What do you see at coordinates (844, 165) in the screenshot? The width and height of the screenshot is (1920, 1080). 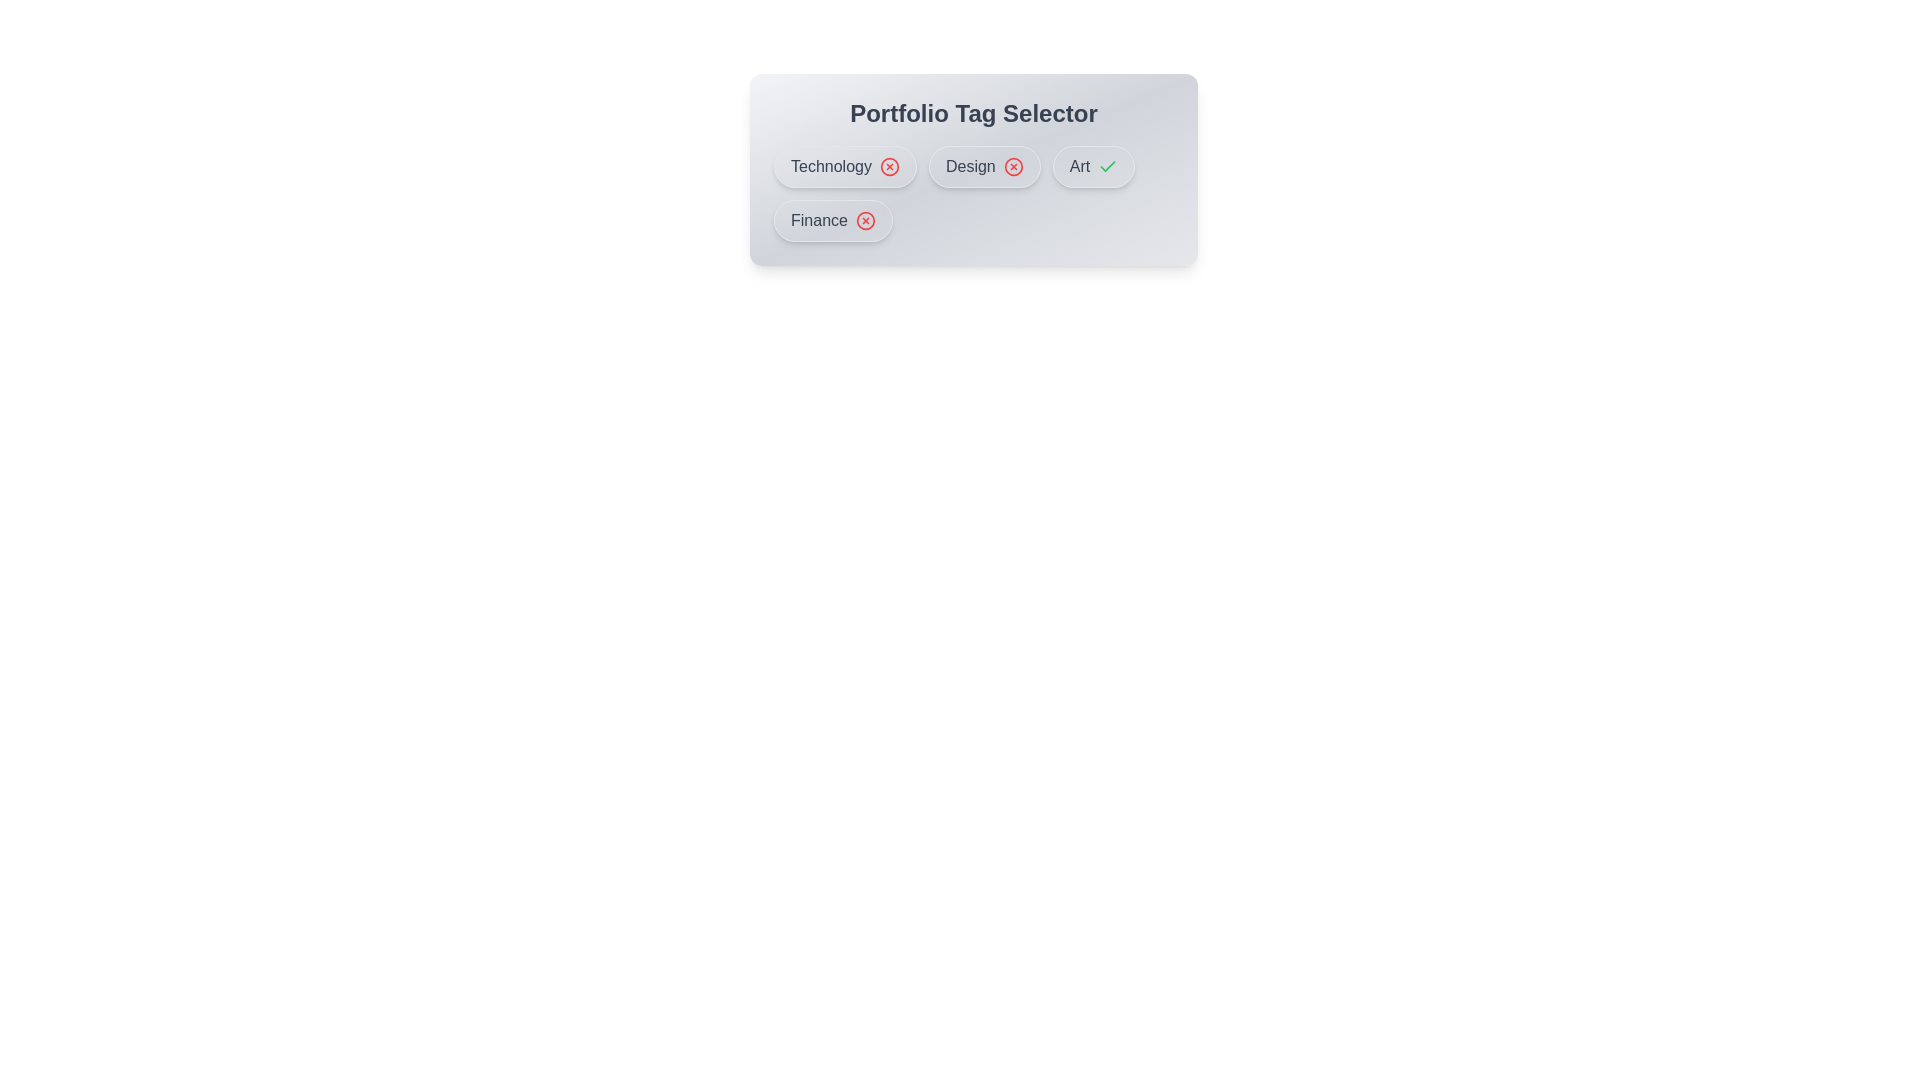 I see `the tag Technology` at bounding box center [844, 165].